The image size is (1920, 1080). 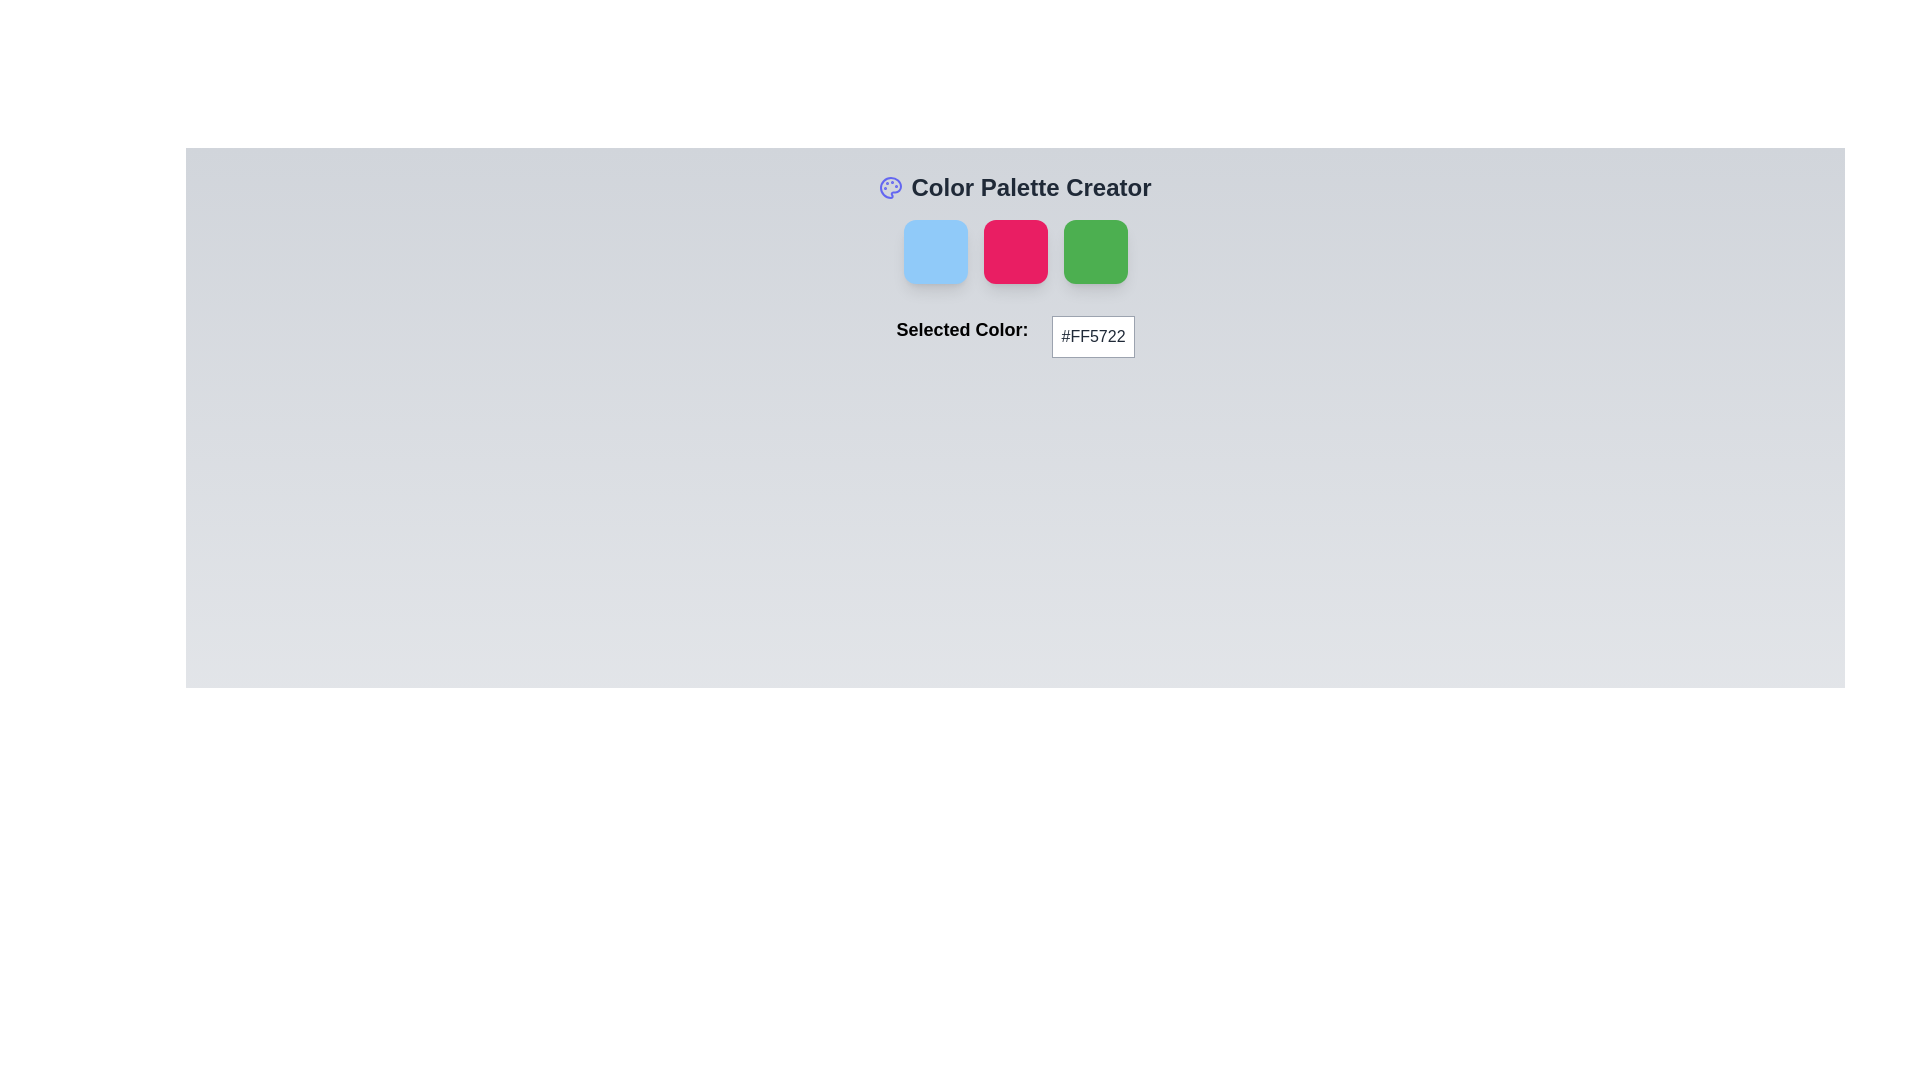 I want to click on the text label that describes the color choice, which is located first in a horizontal layout next to the color code box displaying '#FF5722', so click(x=962, y=335).